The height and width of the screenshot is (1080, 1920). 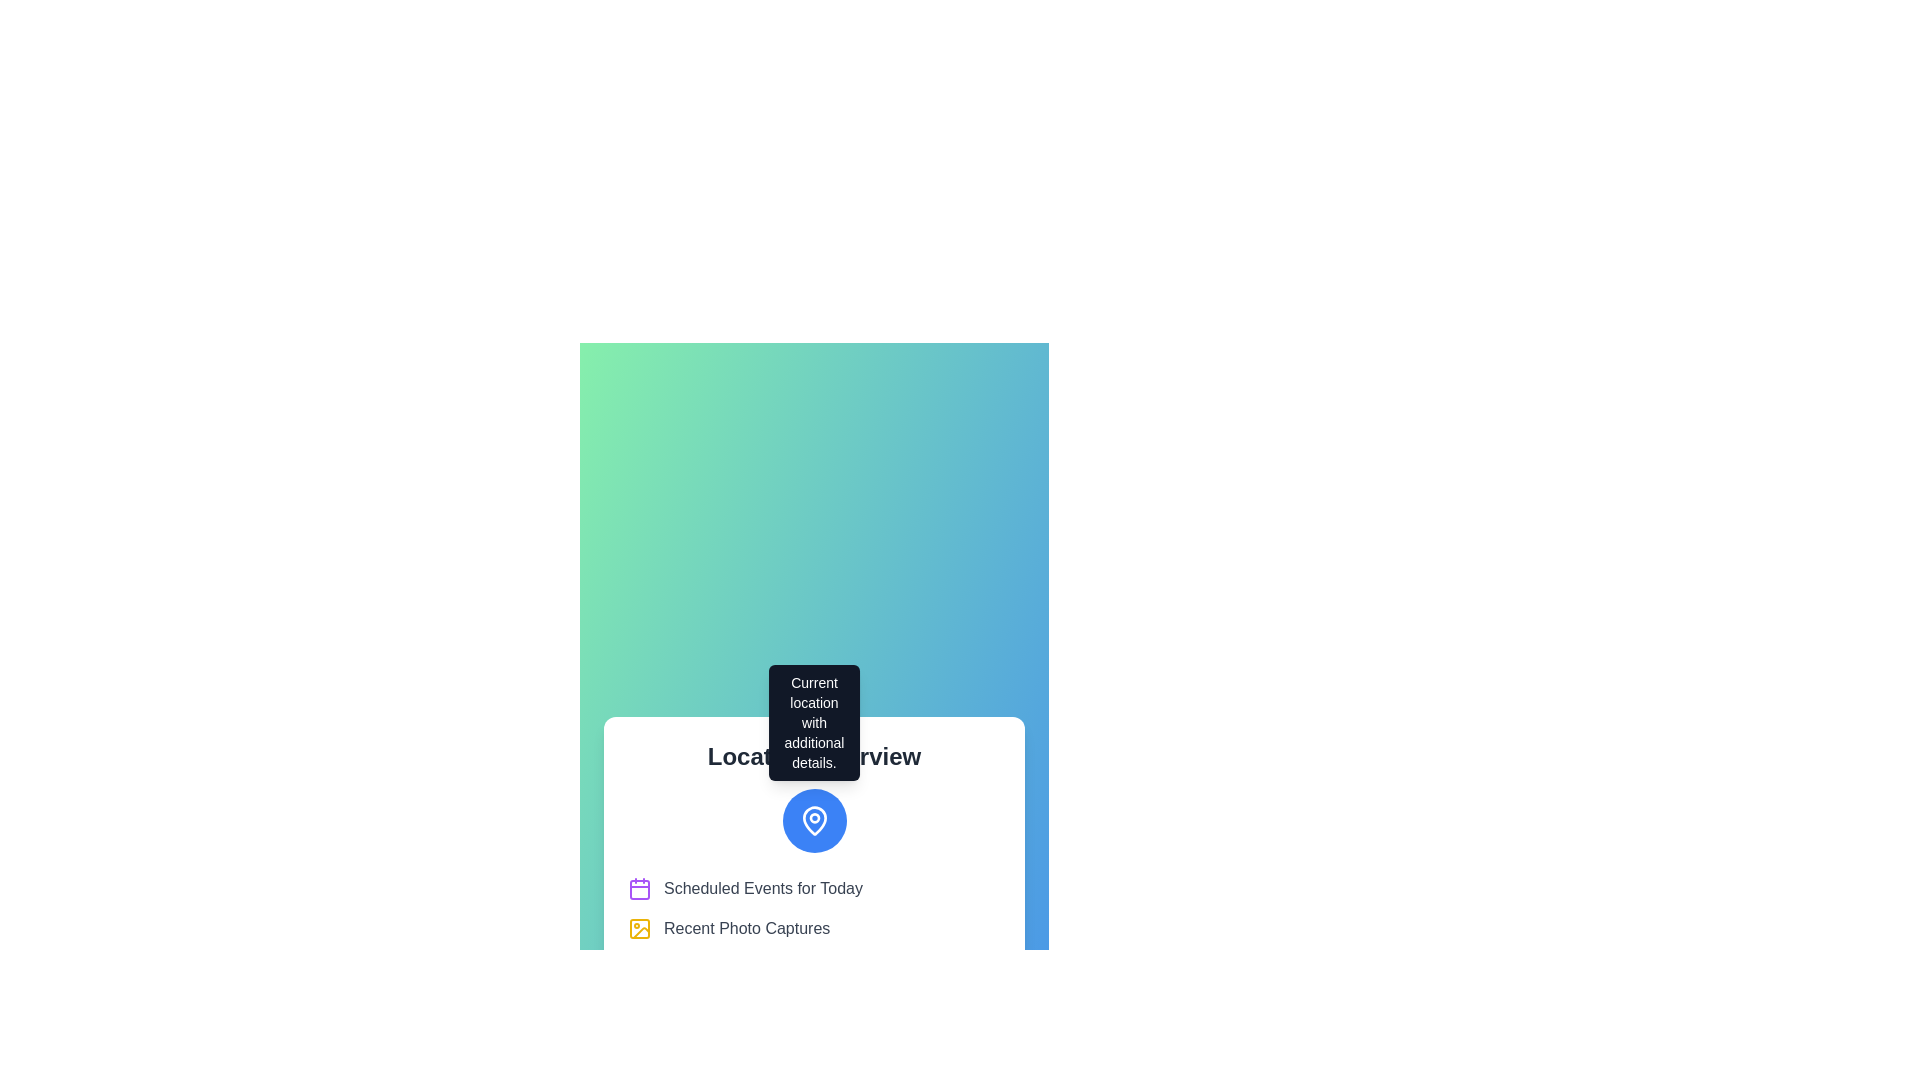 I want to click on the Tooltip that provides contextual information about the 'Current location', positioned directly above a circular icon with a pin symbol, so click(x=814, y=722).